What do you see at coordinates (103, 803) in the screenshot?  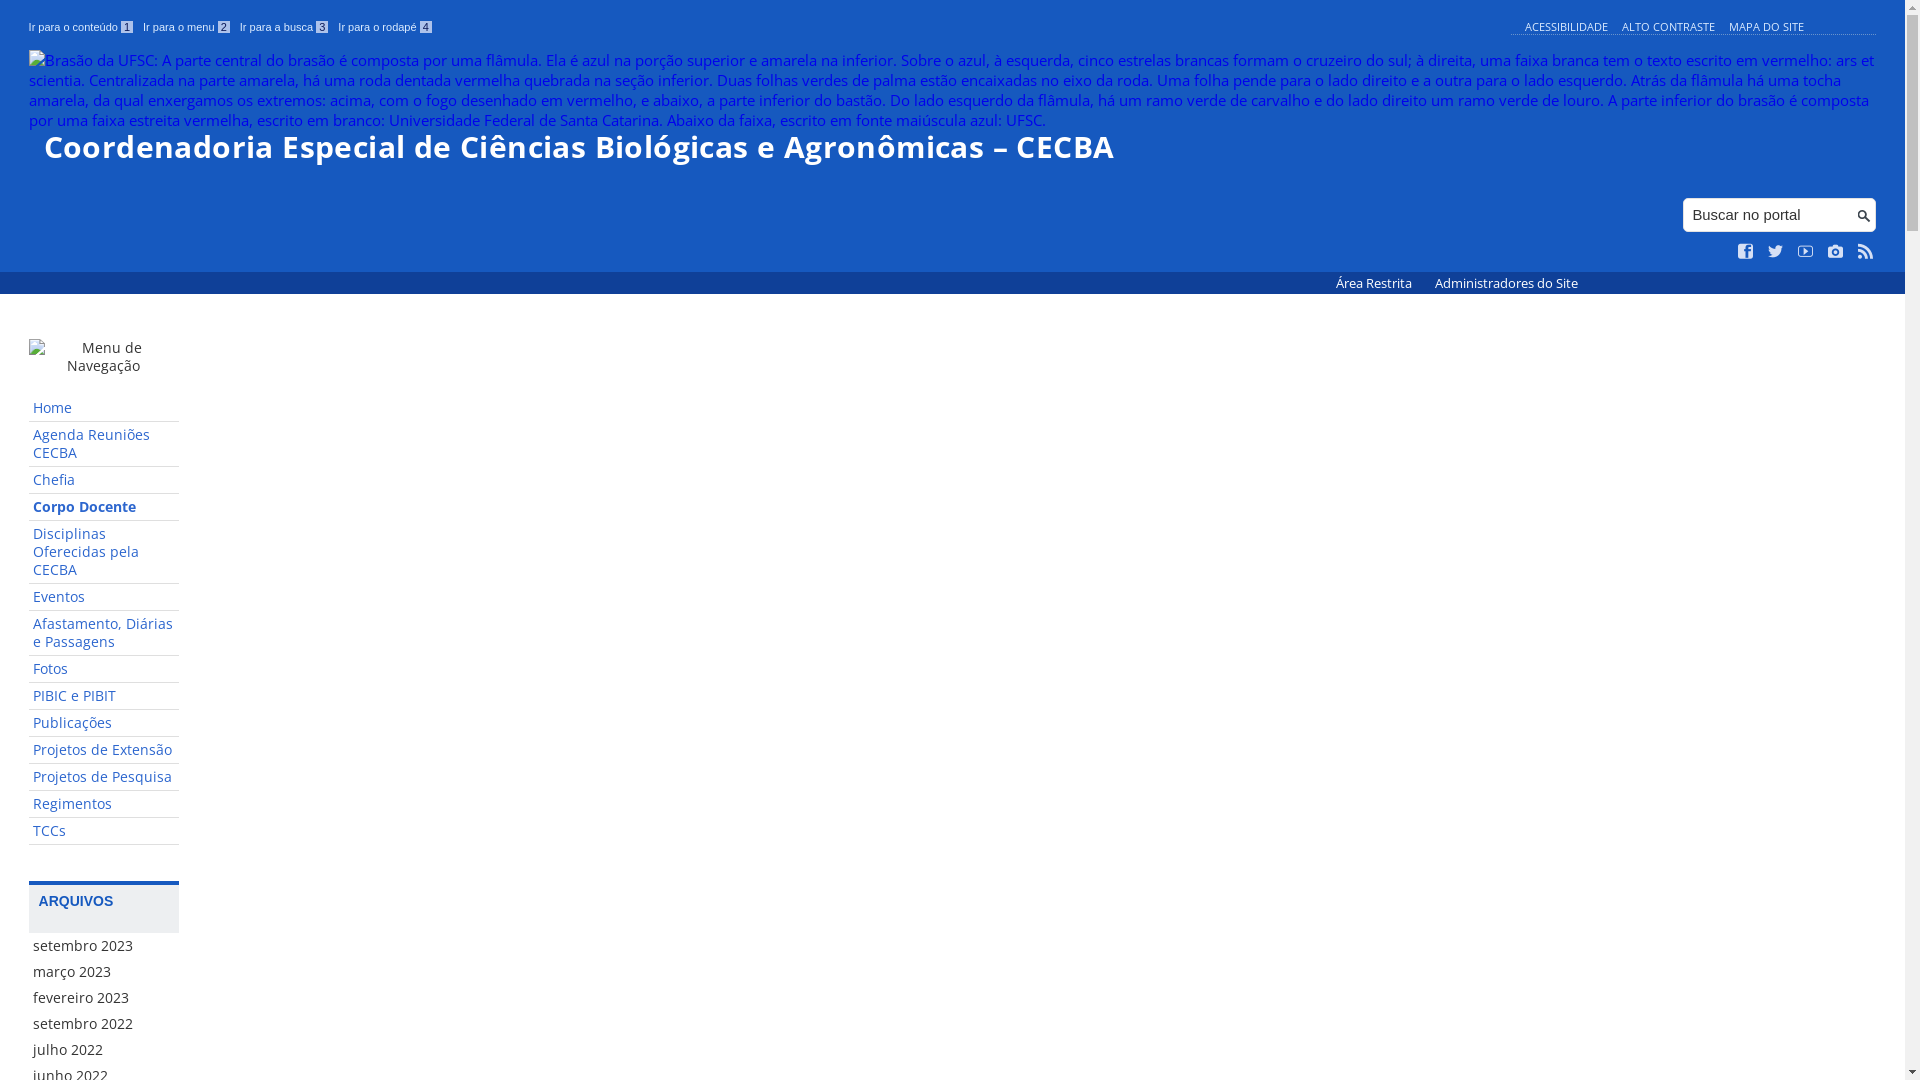 I see `'Regimentos'` at bounding box center [103, 803].